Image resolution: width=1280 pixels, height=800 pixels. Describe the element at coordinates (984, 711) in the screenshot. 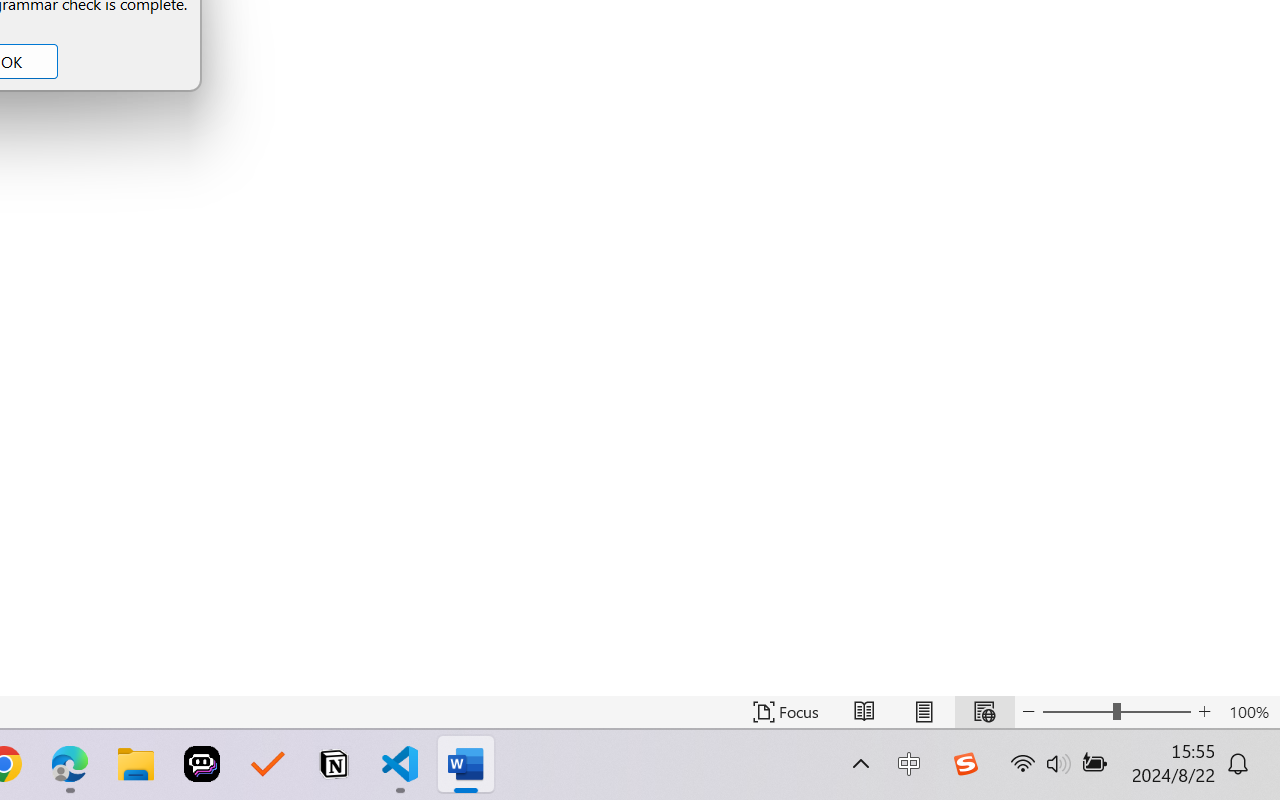

I see `'Web Layout'` at that location.